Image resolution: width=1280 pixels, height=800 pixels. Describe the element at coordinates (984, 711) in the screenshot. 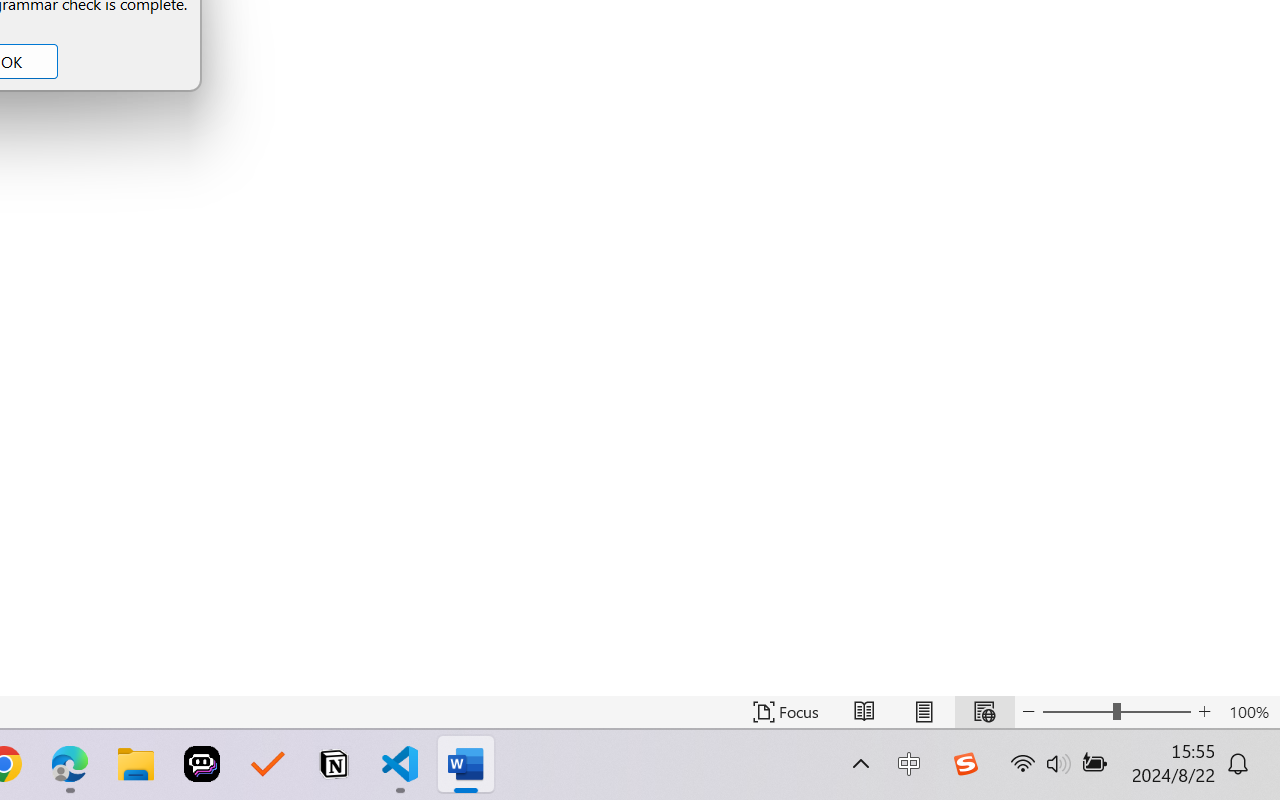

I see `'Web Layout'` at that location.